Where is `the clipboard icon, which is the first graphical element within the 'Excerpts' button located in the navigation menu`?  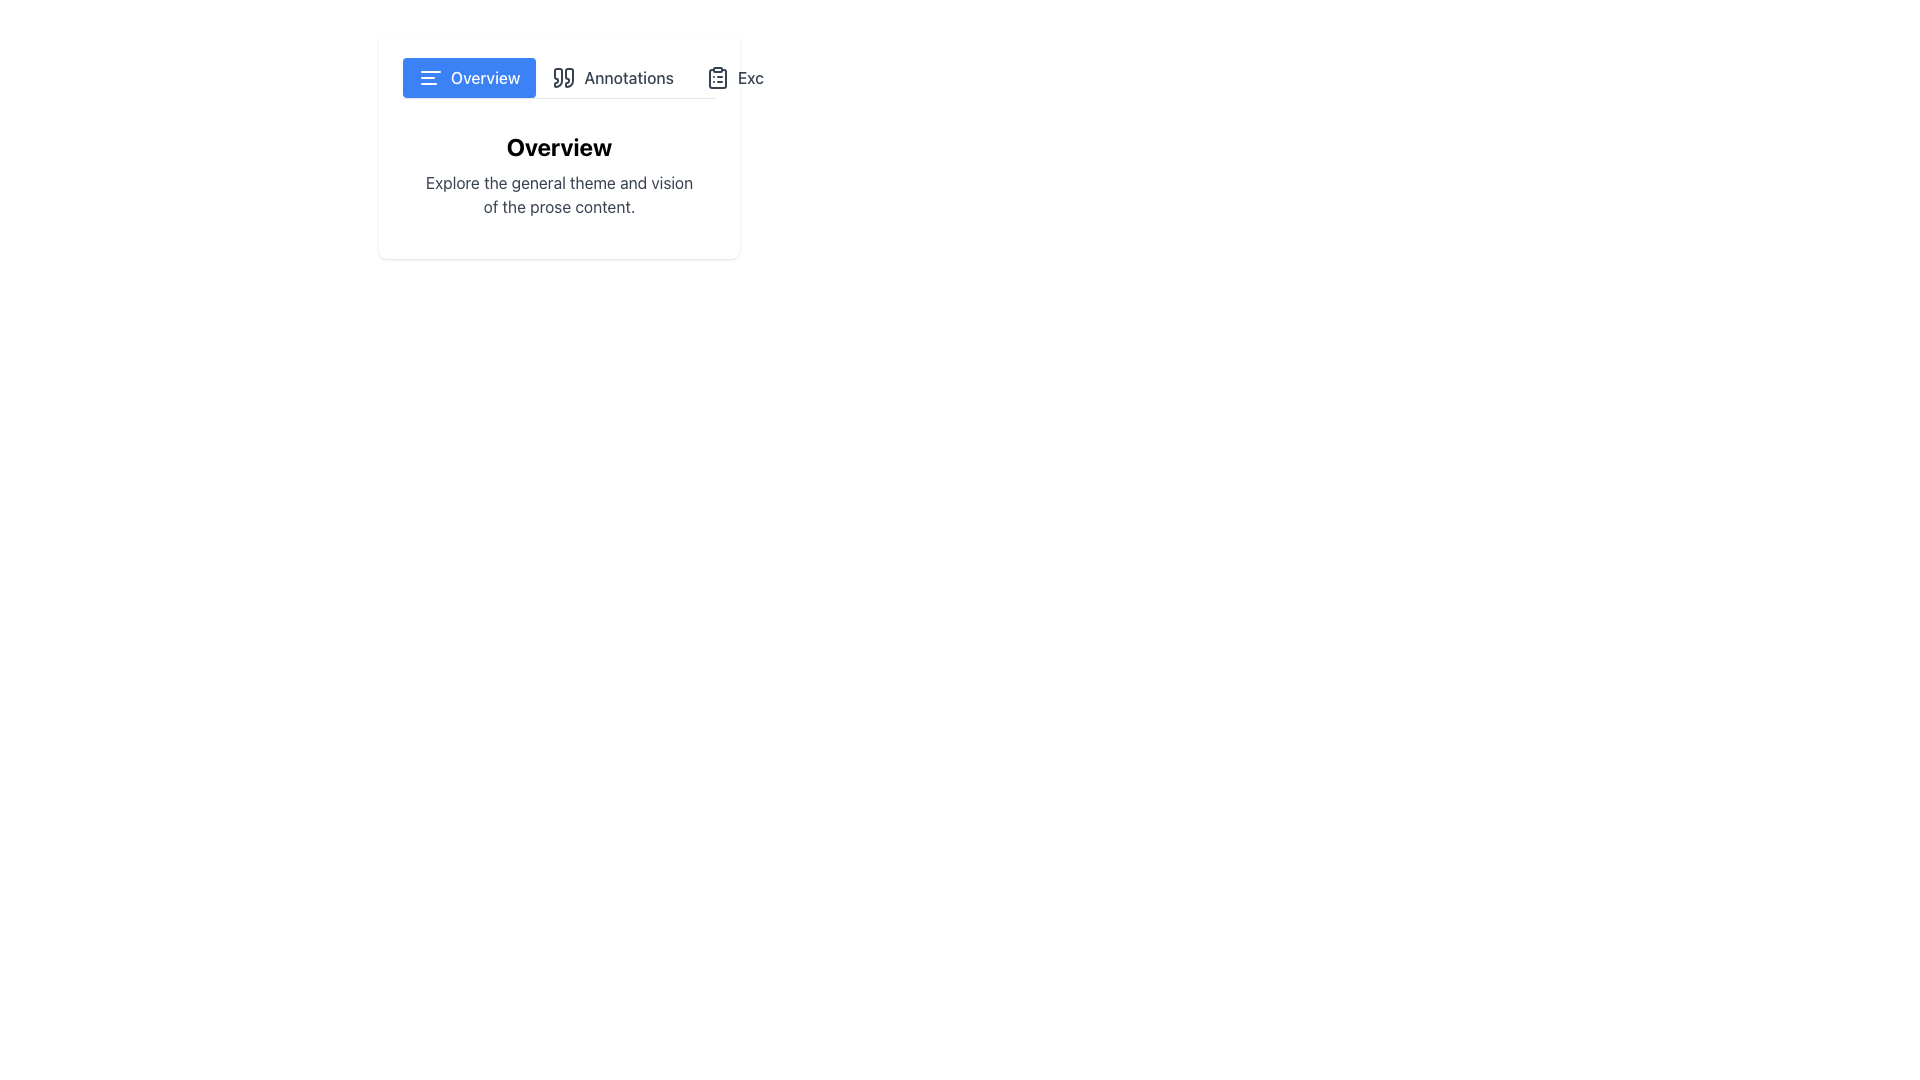
the clipboard icon, which is the first graphical element within the 'Excerpts' button located in the navigation menu is located at coordinates (717, 76).